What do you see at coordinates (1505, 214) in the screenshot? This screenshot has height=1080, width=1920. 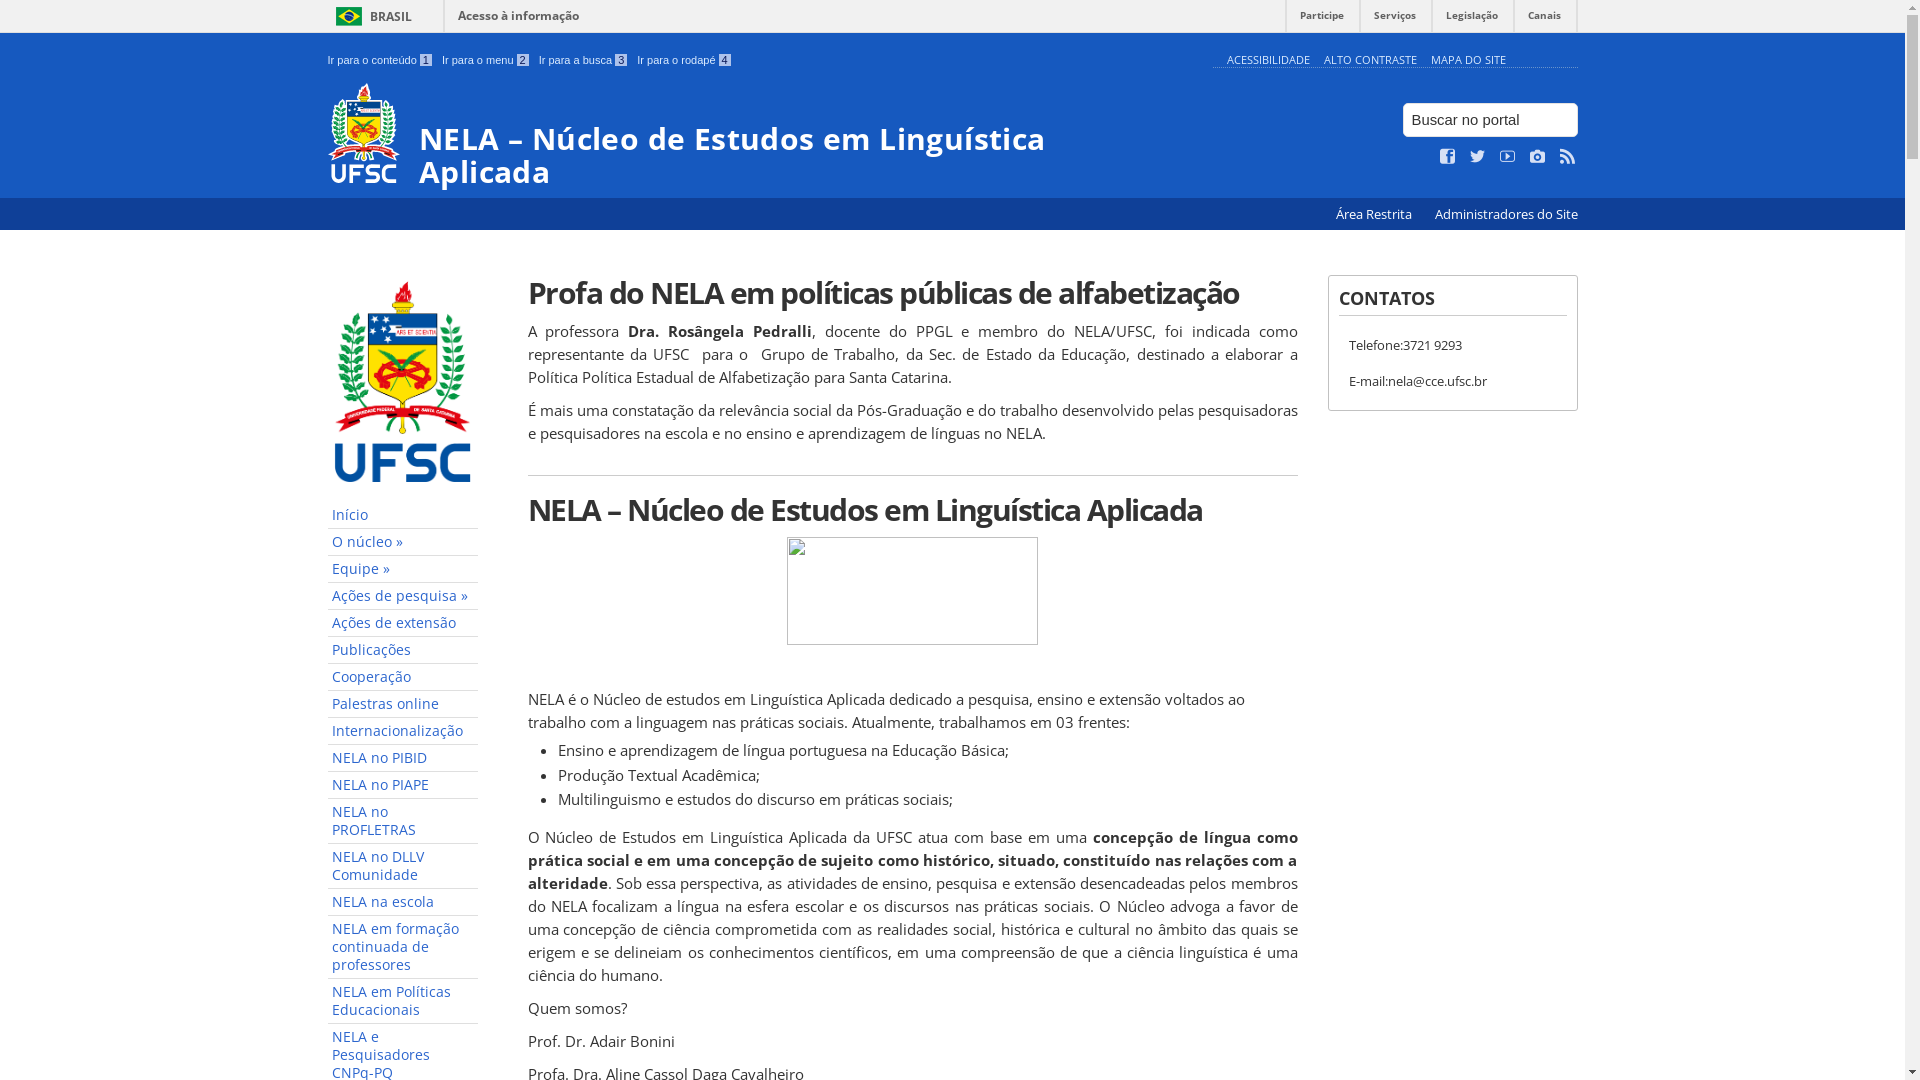 I see `'Administradores do Site'` at bounding box center [1505, 214].